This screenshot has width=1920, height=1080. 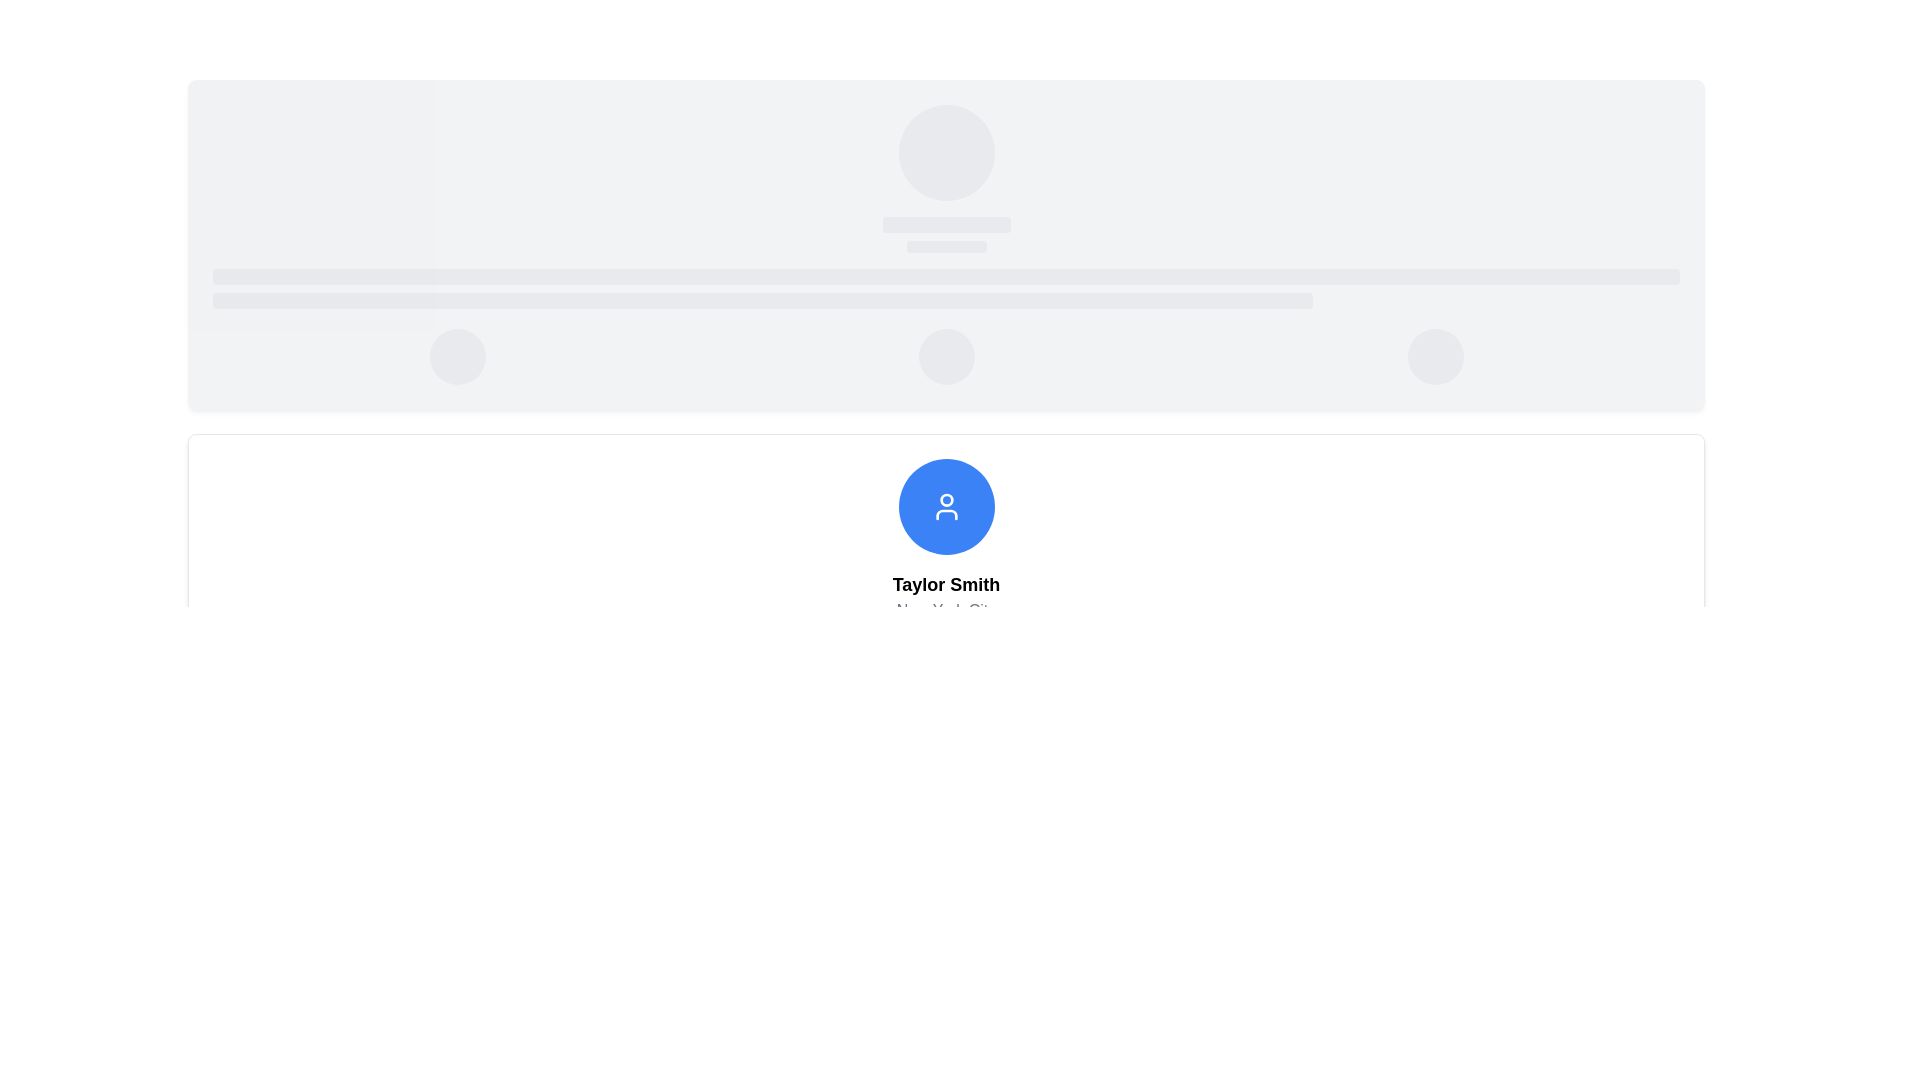 I want to click on the visual placeholder indicating loading content located in the upper middle portion of the profile card, so click(x=945, y=234).